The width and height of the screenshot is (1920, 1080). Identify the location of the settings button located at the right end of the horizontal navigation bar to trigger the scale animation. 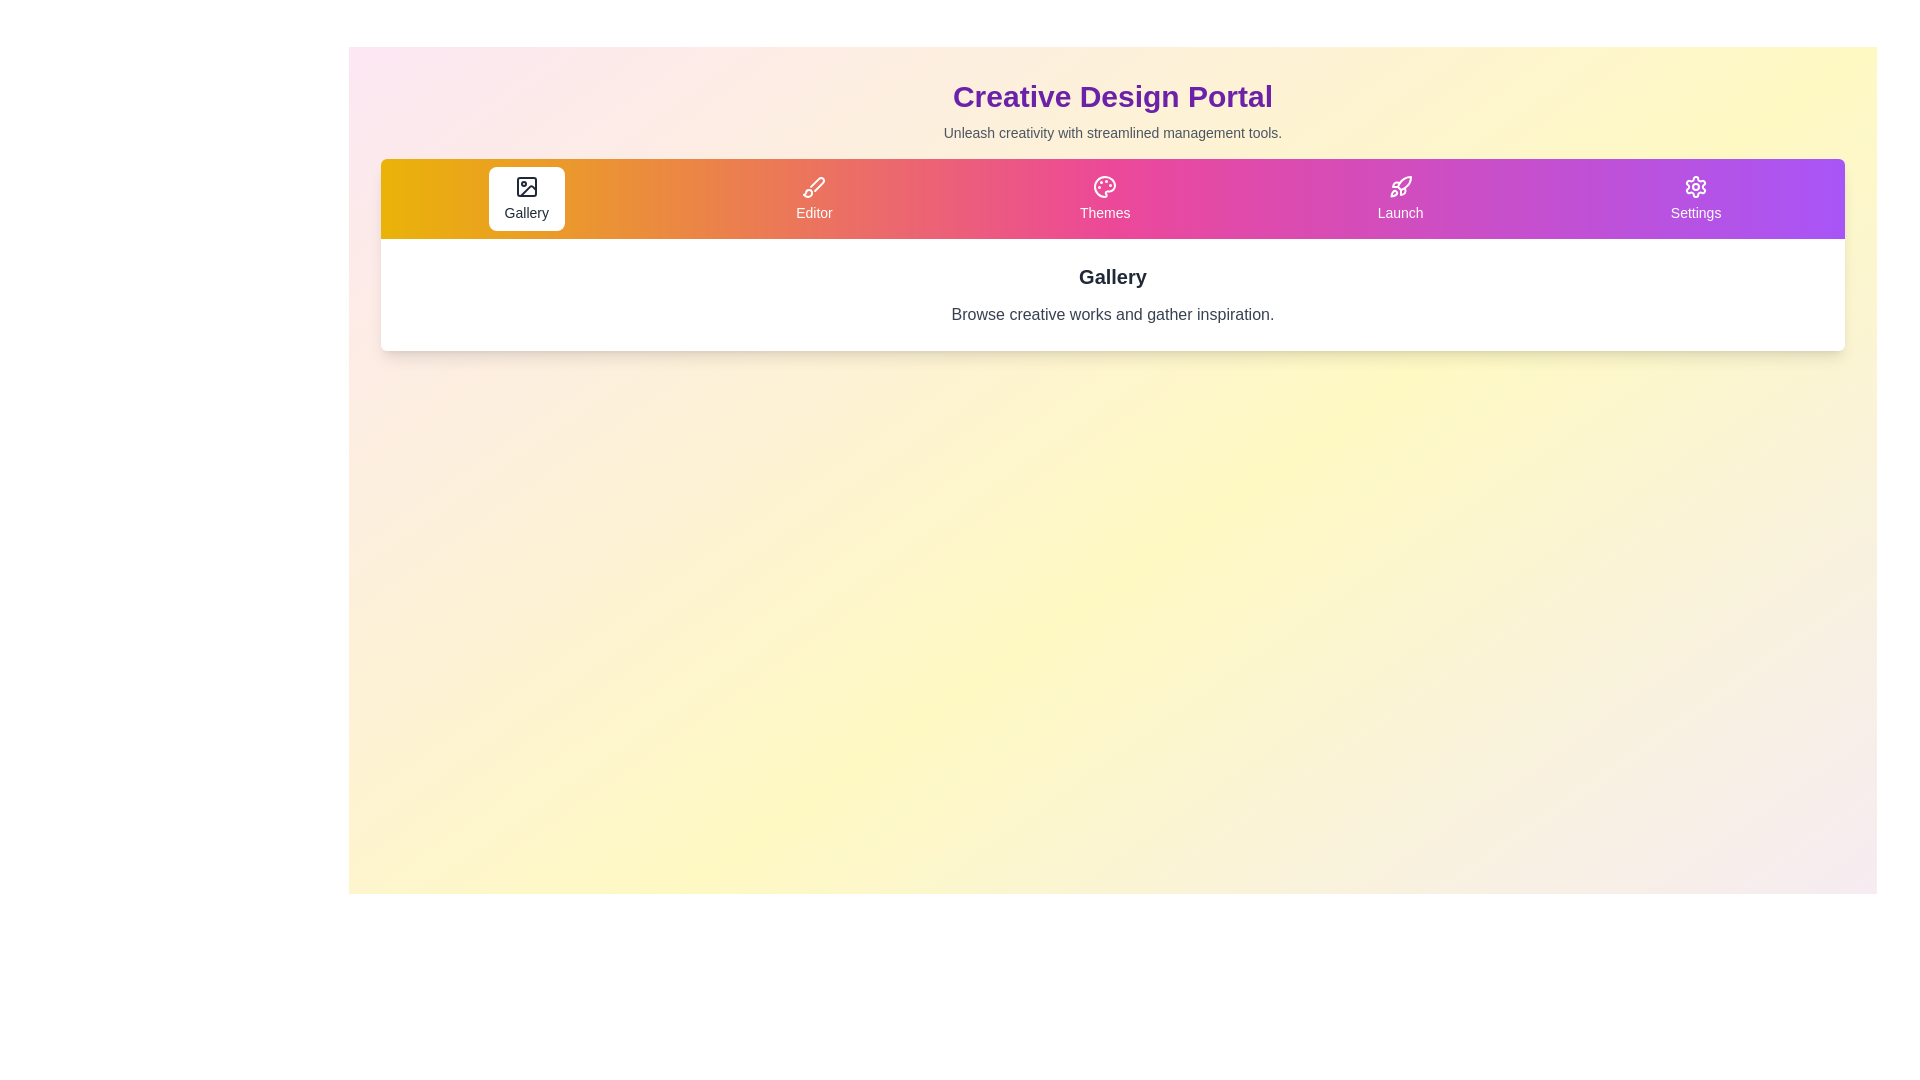
(1695, 199).